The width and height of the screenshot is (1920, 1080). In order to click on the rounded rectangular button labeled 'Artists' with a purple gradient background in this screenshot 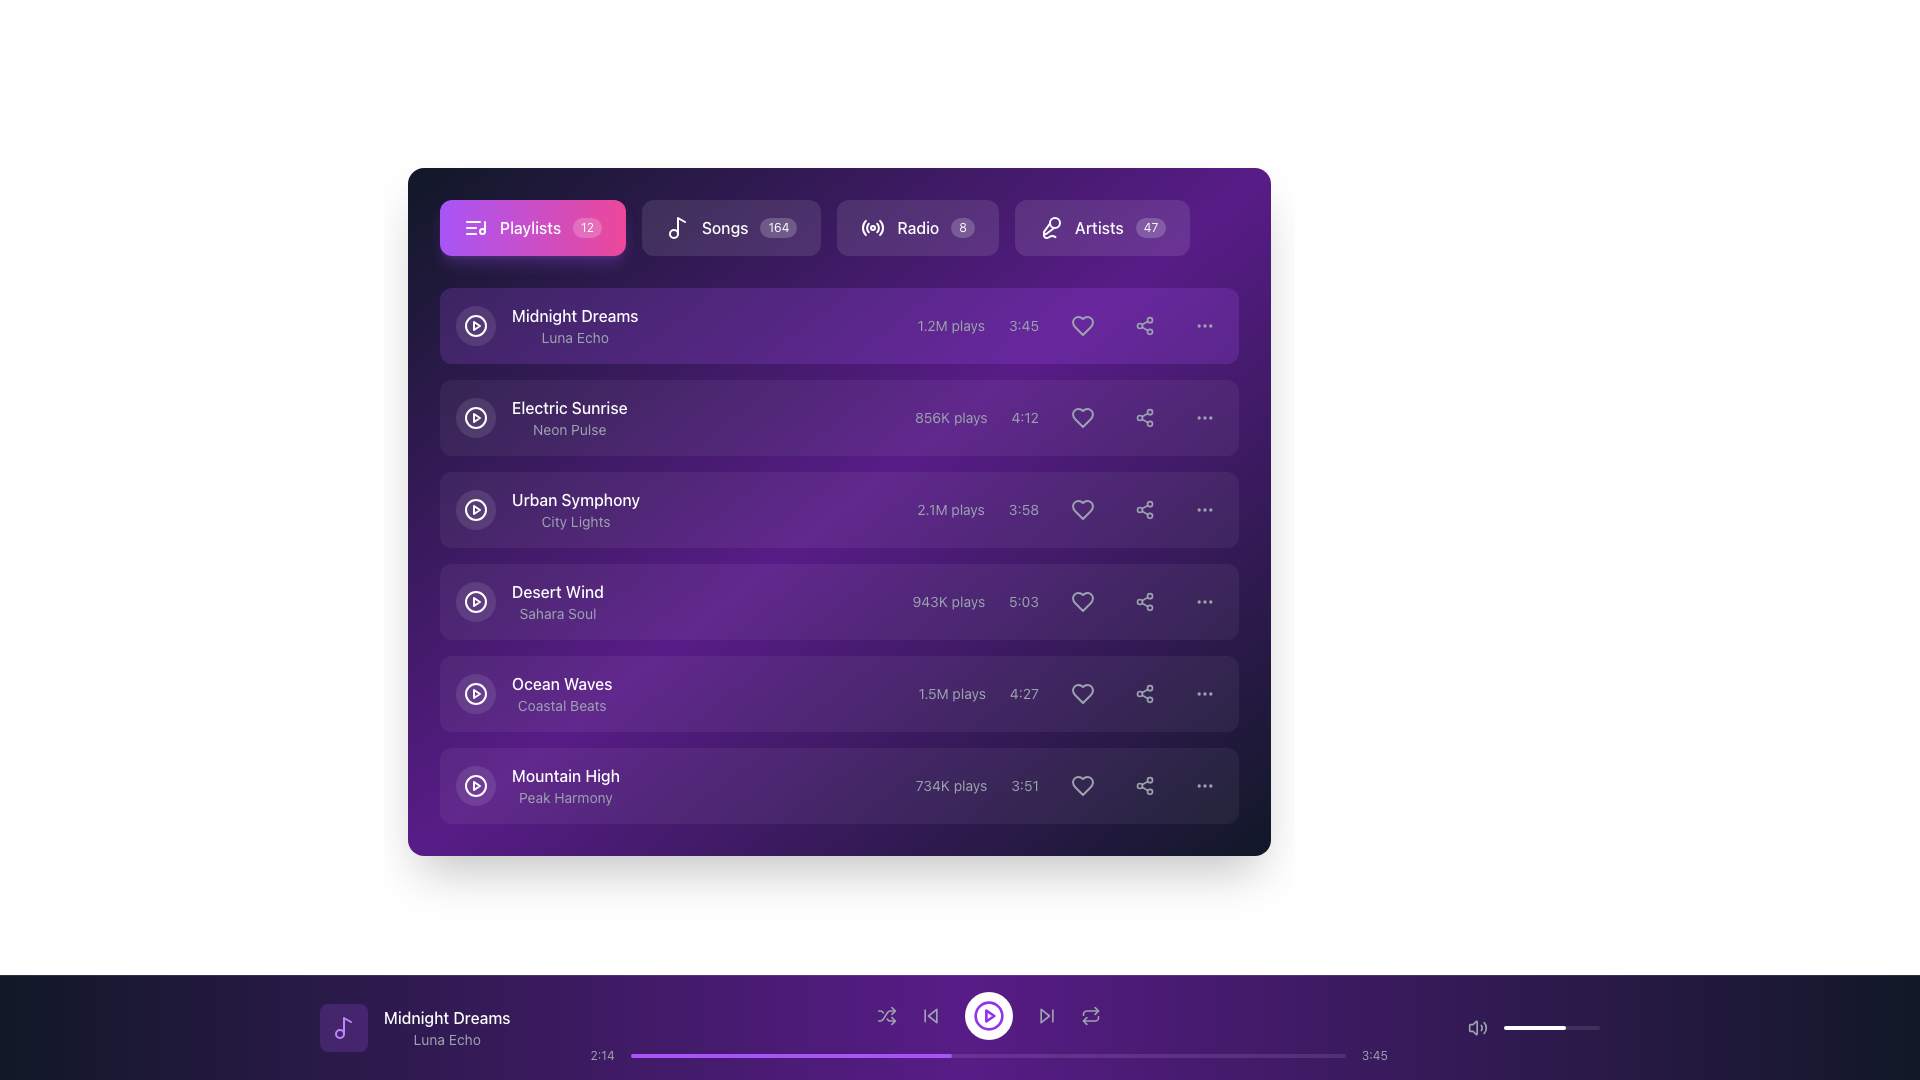, I will do `click(1101, 226)`.